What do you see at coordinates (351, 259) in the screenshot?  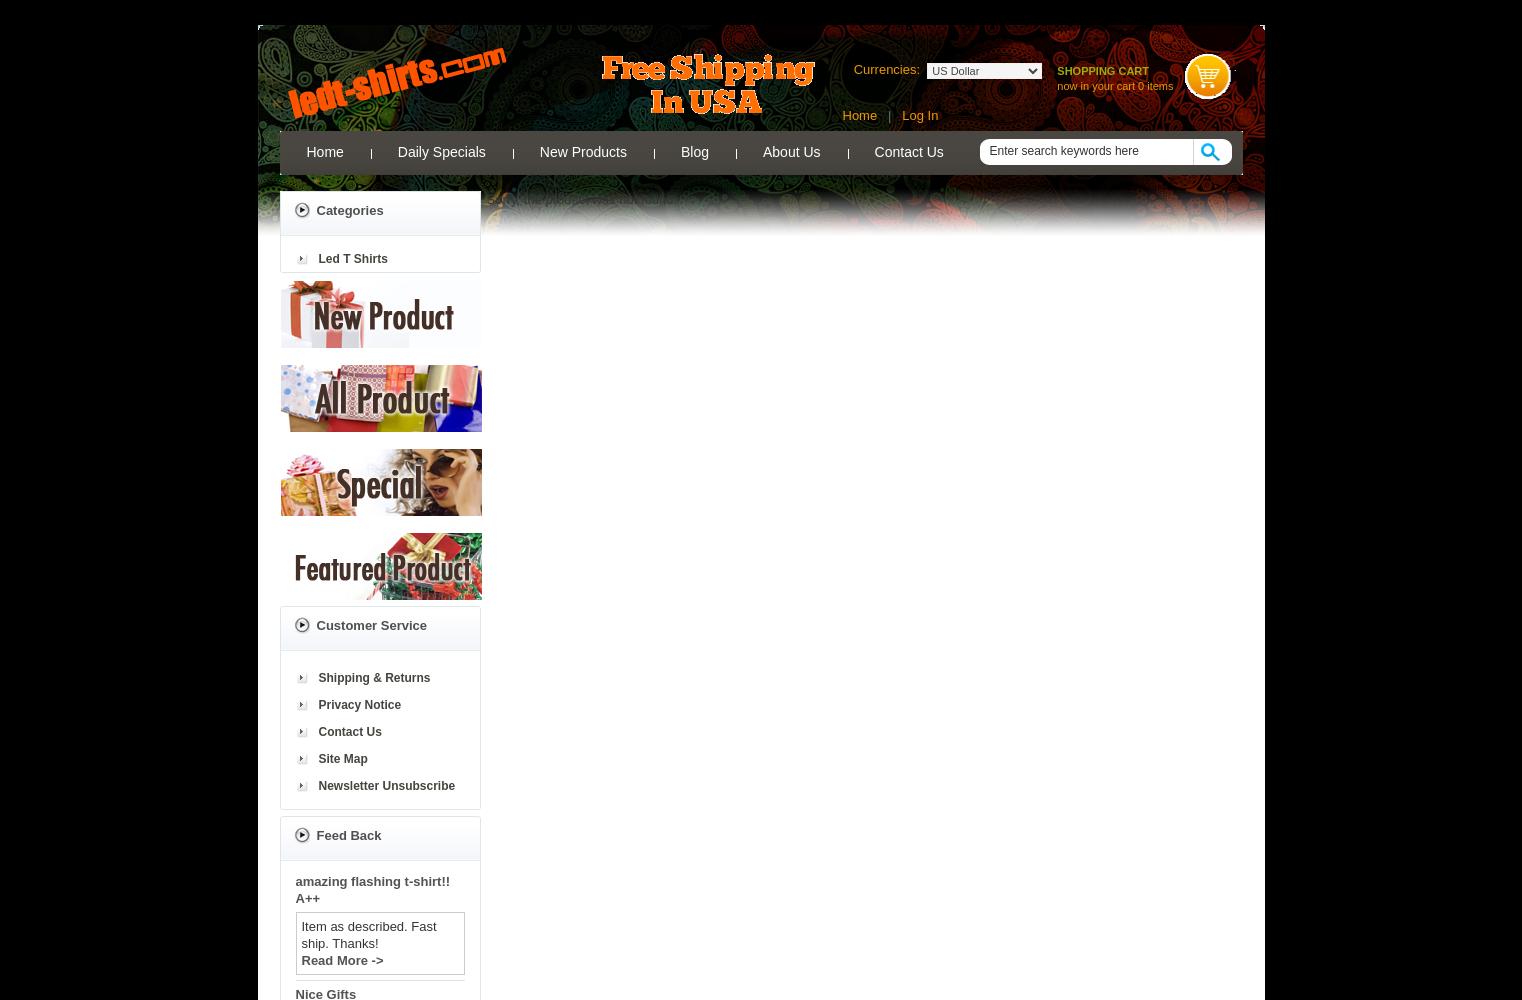 I see `'Led T Shirts'` at bounding box center [351, 259].